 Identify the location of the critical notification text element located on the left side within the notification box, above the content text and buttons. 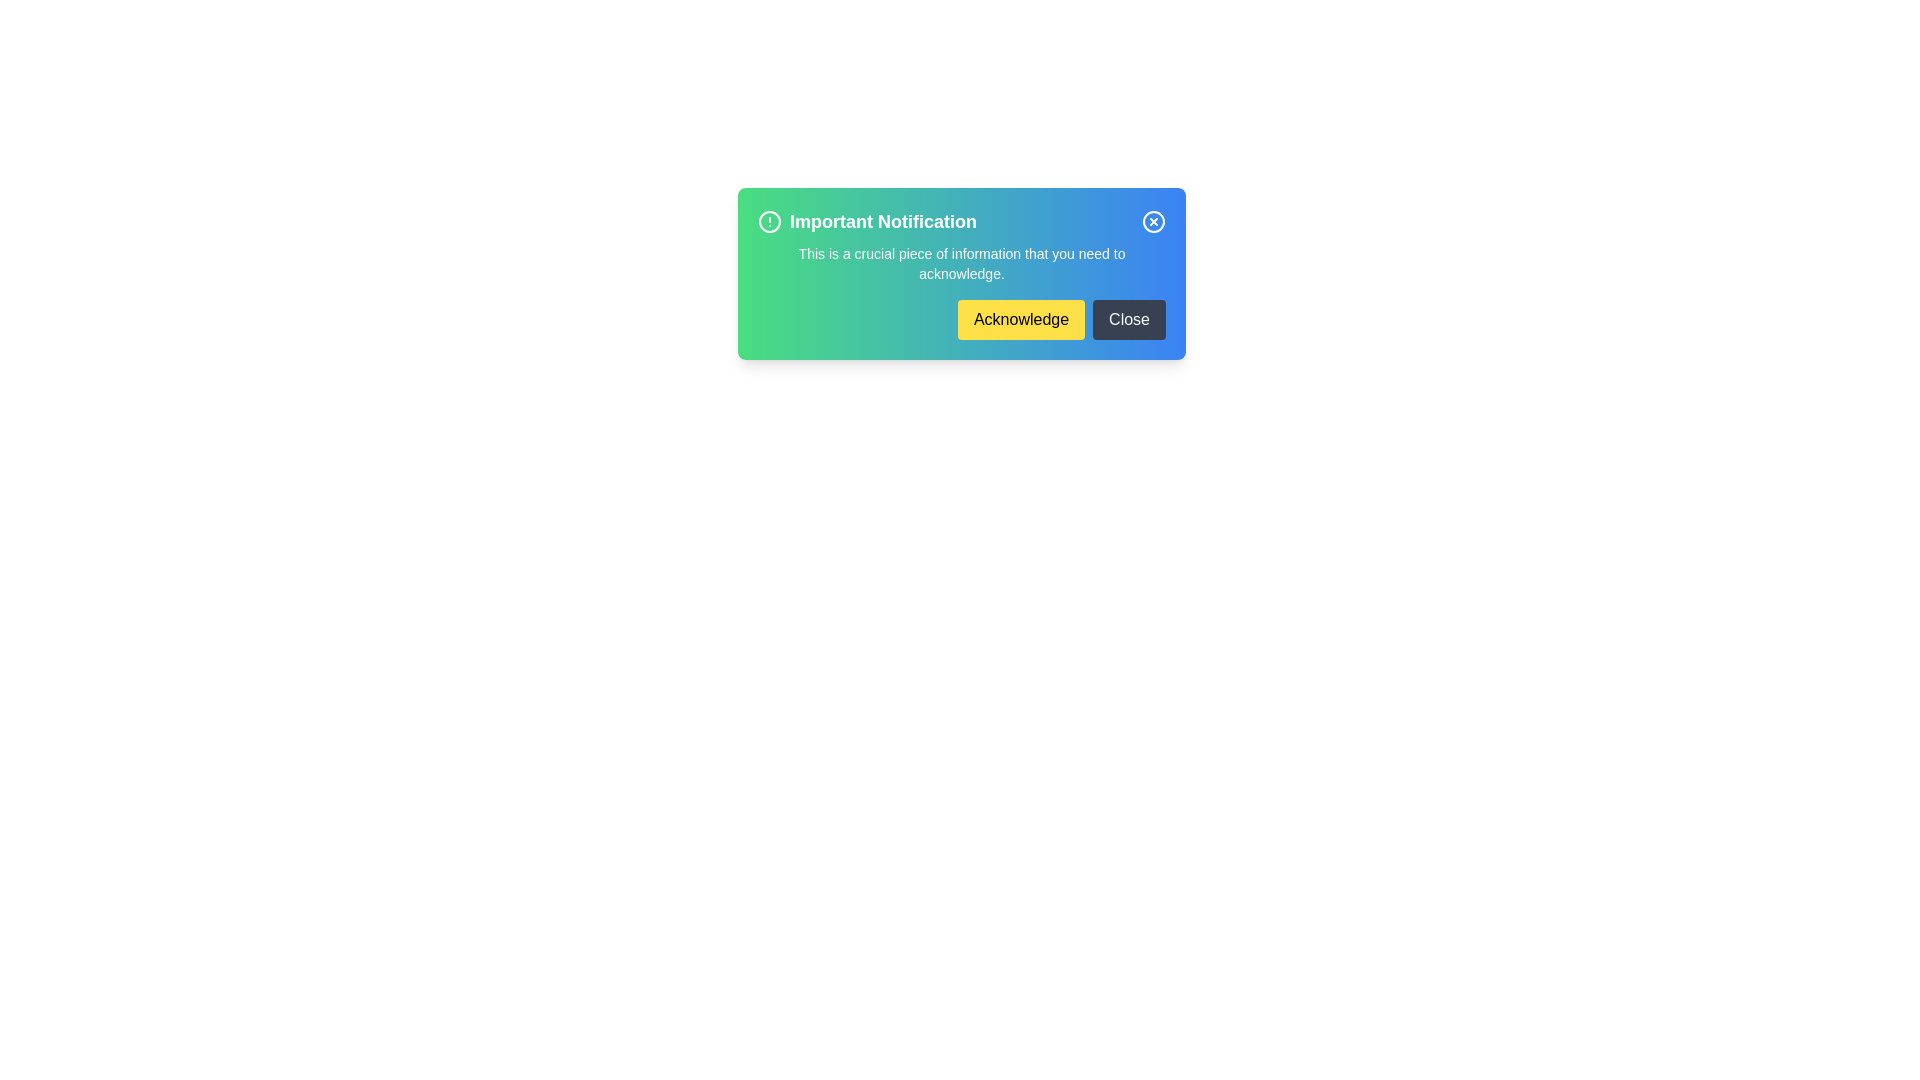
(867, 222).